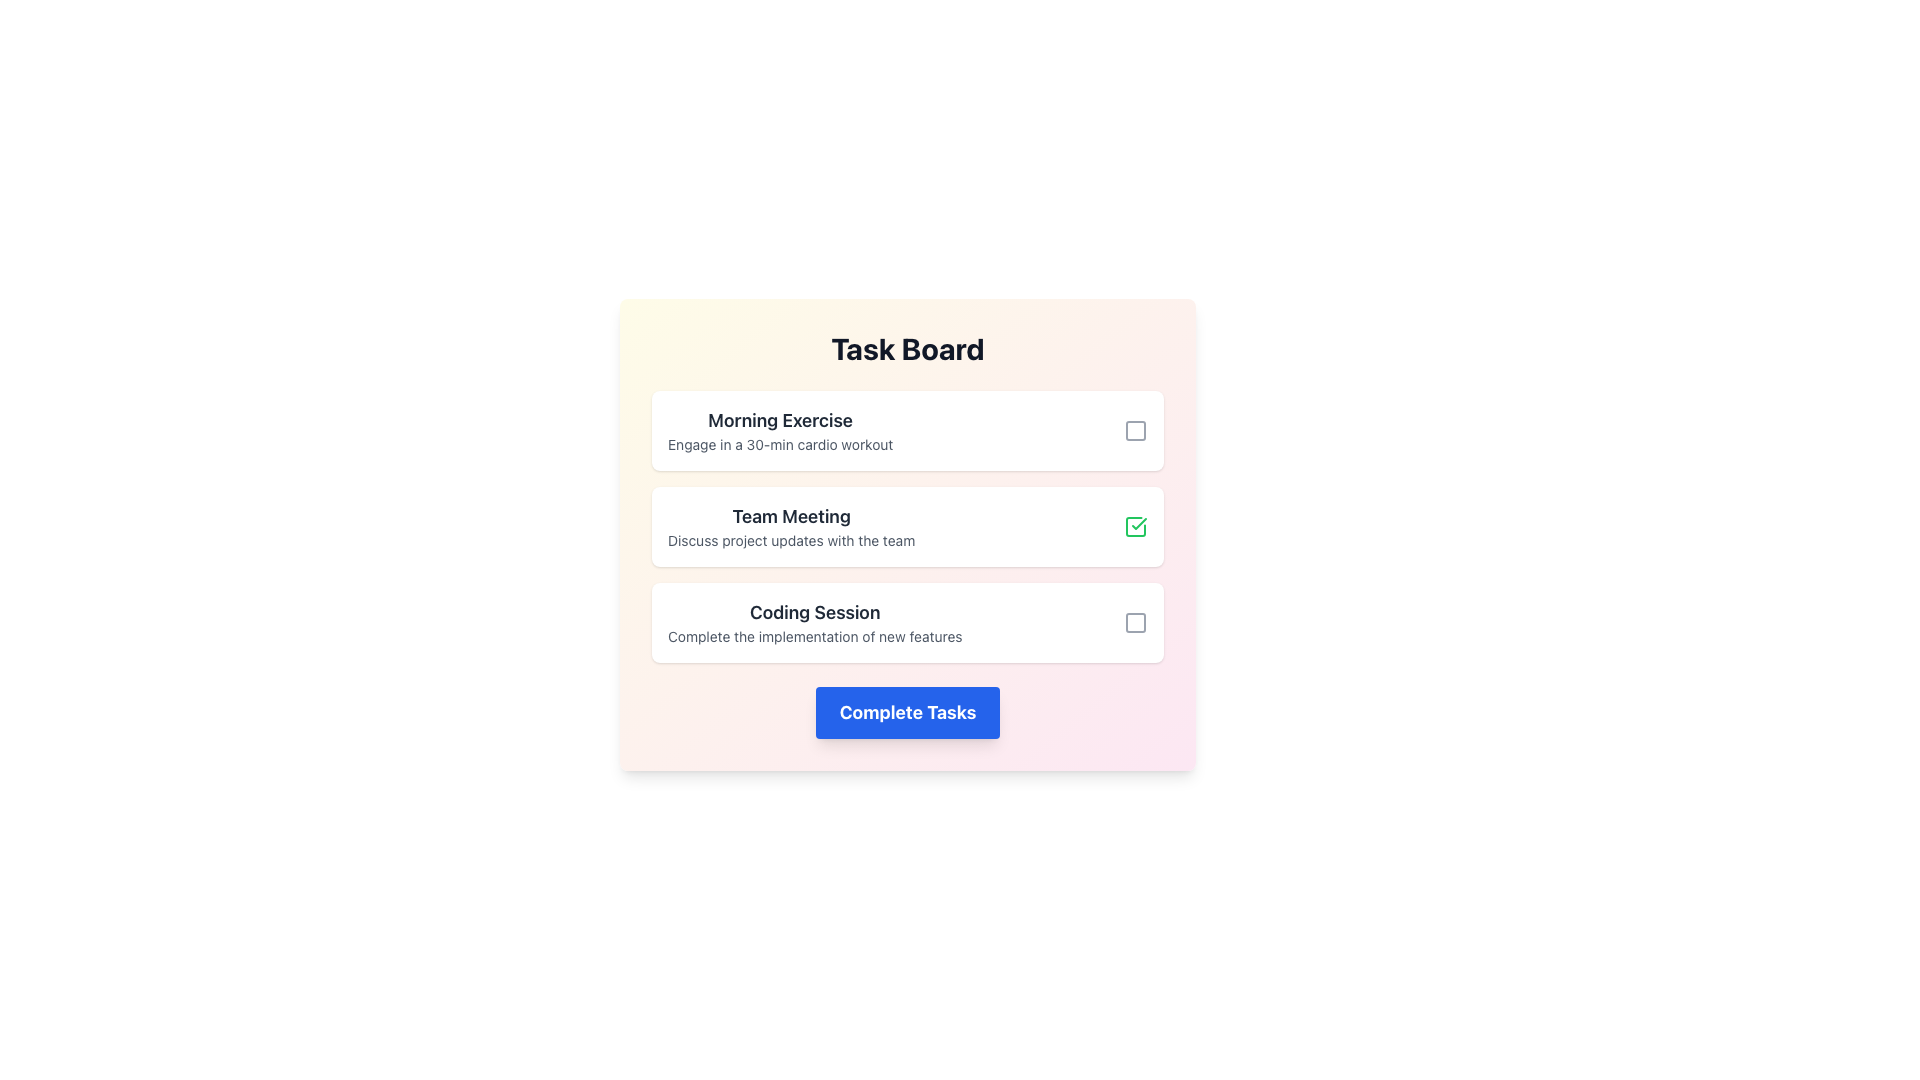 This screenshot has height=1080, width=1920. I want to click on the interactive checkbox for the 'Morning Exercise' task, so click(1136, 430).